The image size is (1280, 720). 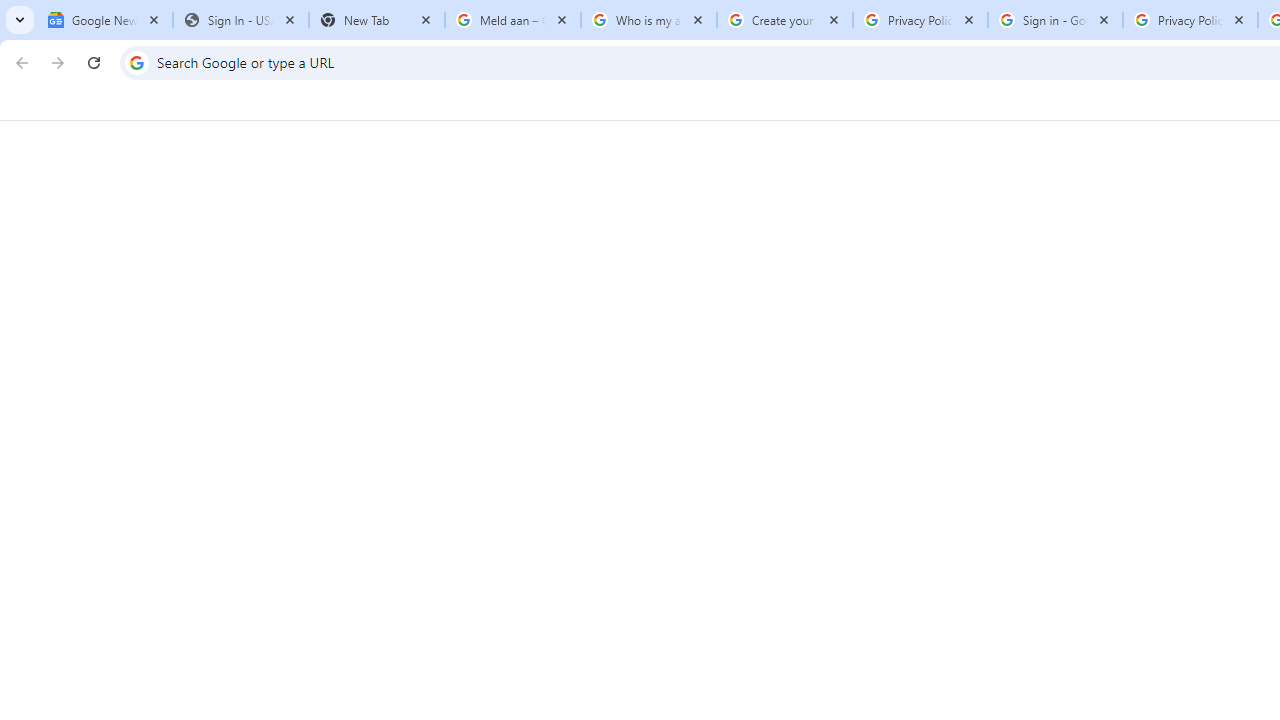 I want to click on 'New Tab', so click(x=376, y=20).